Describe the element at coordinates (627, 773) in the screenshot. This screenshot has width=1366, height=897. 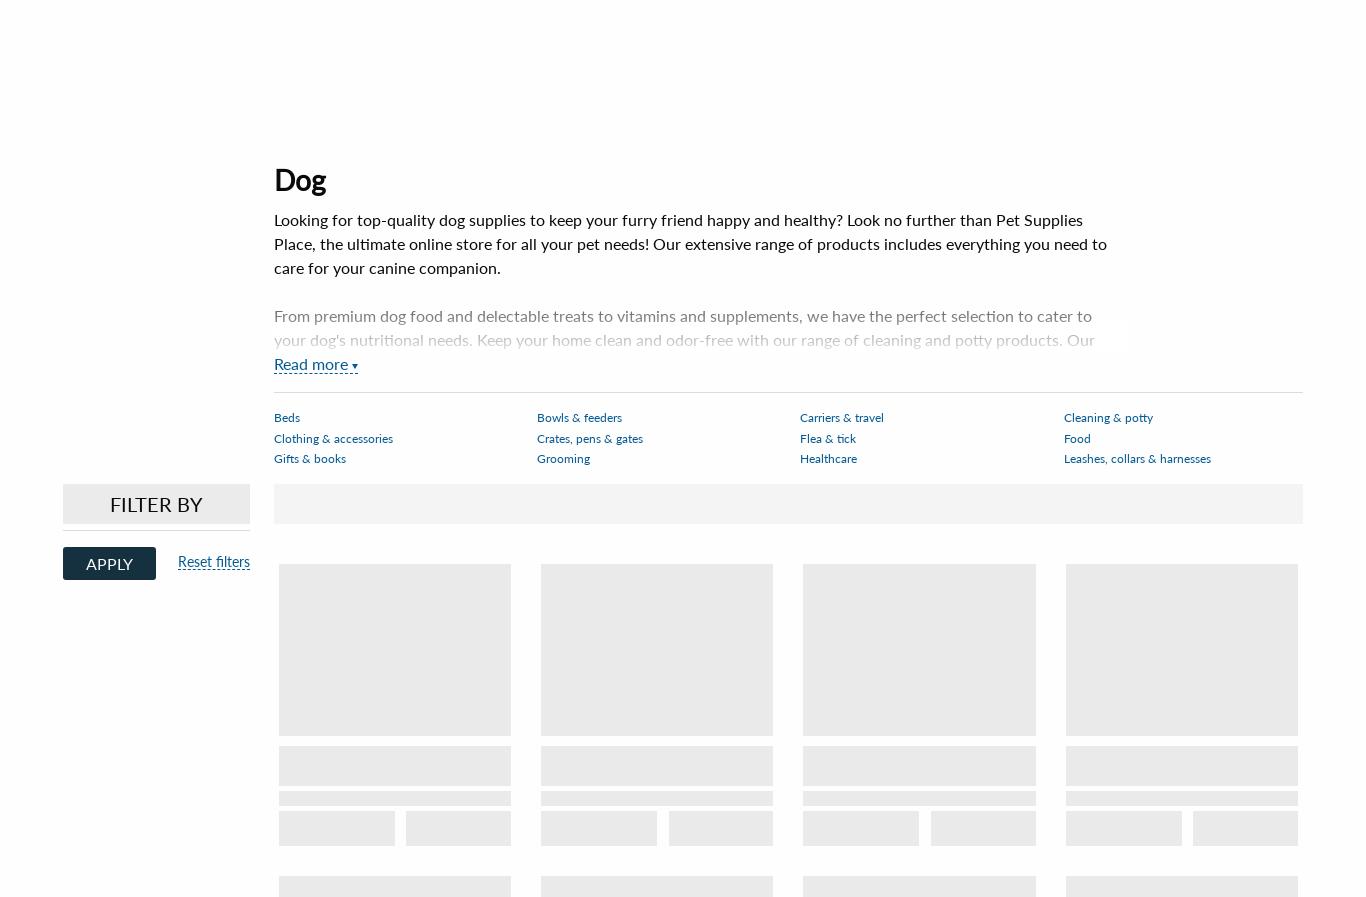
I see `'Order Communication'` at that location.